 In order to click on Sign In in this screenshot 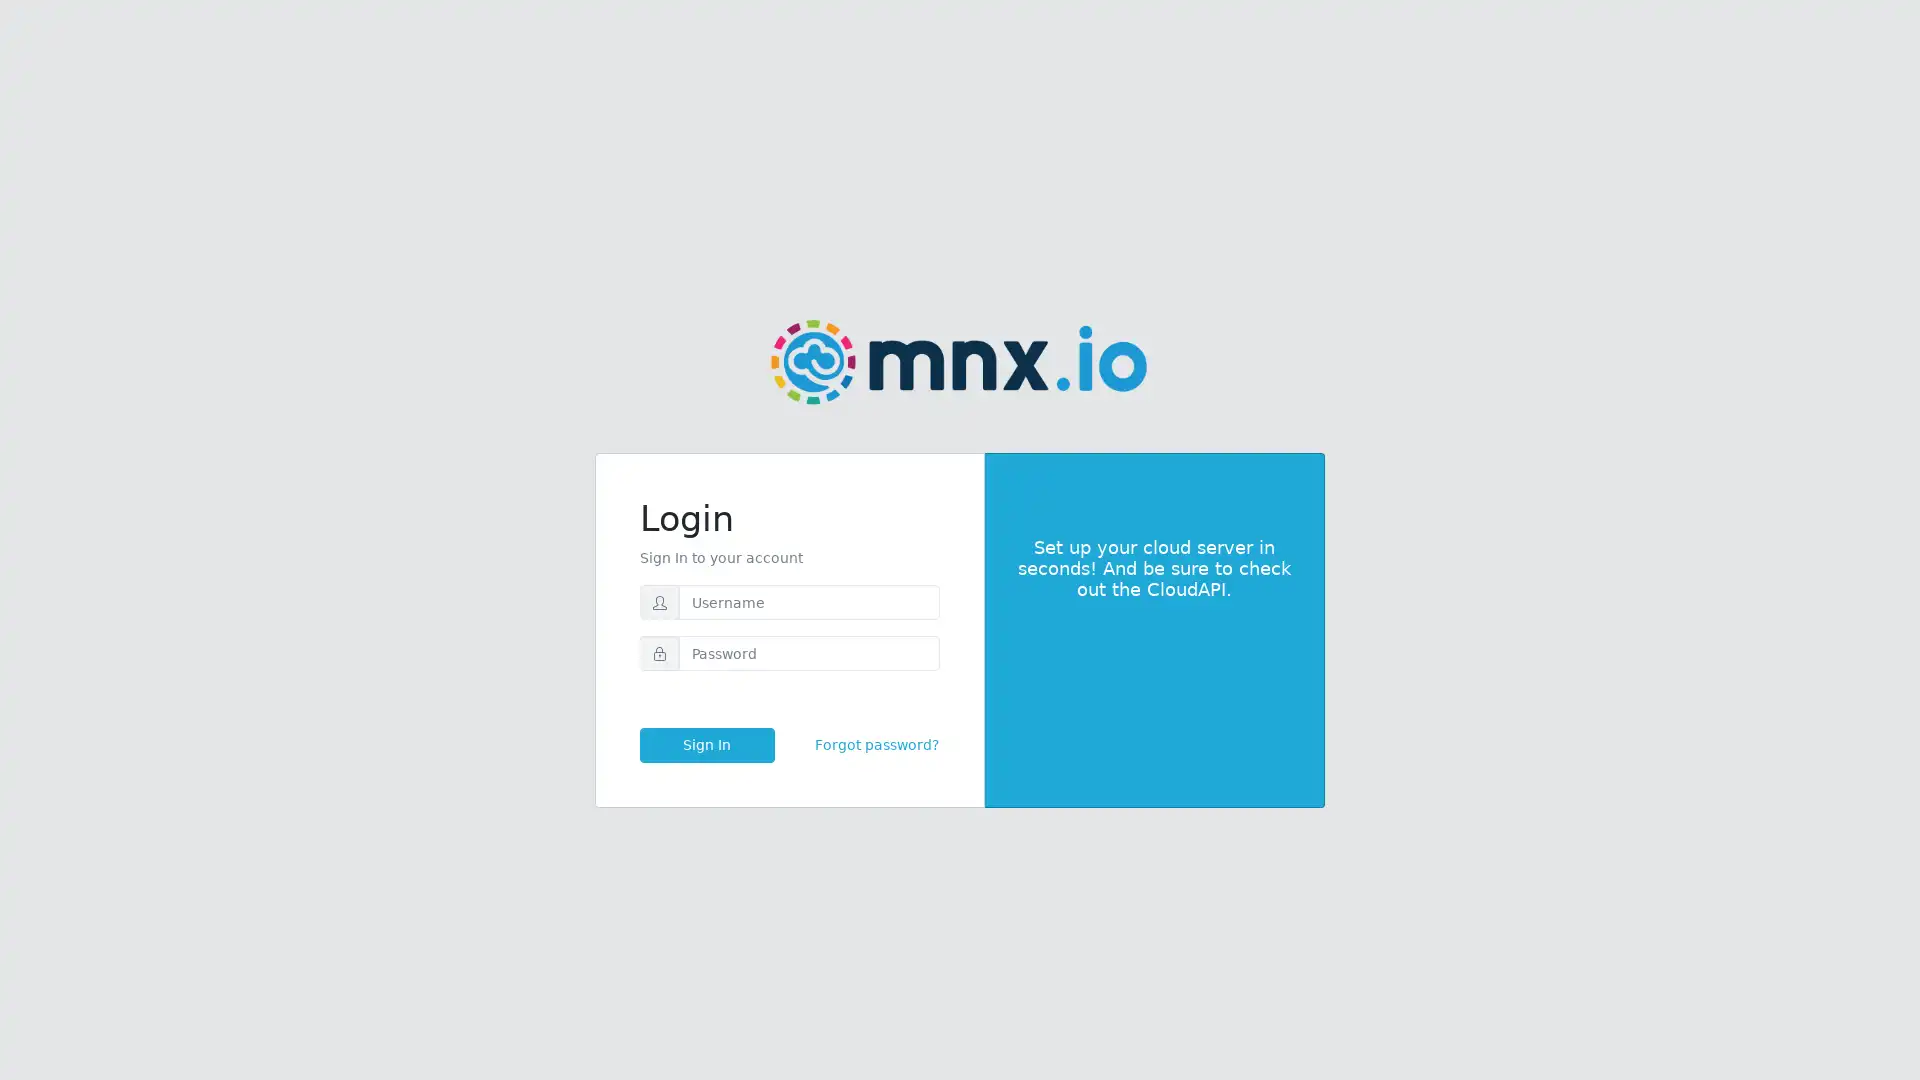, I will do `click(706, 745)`.